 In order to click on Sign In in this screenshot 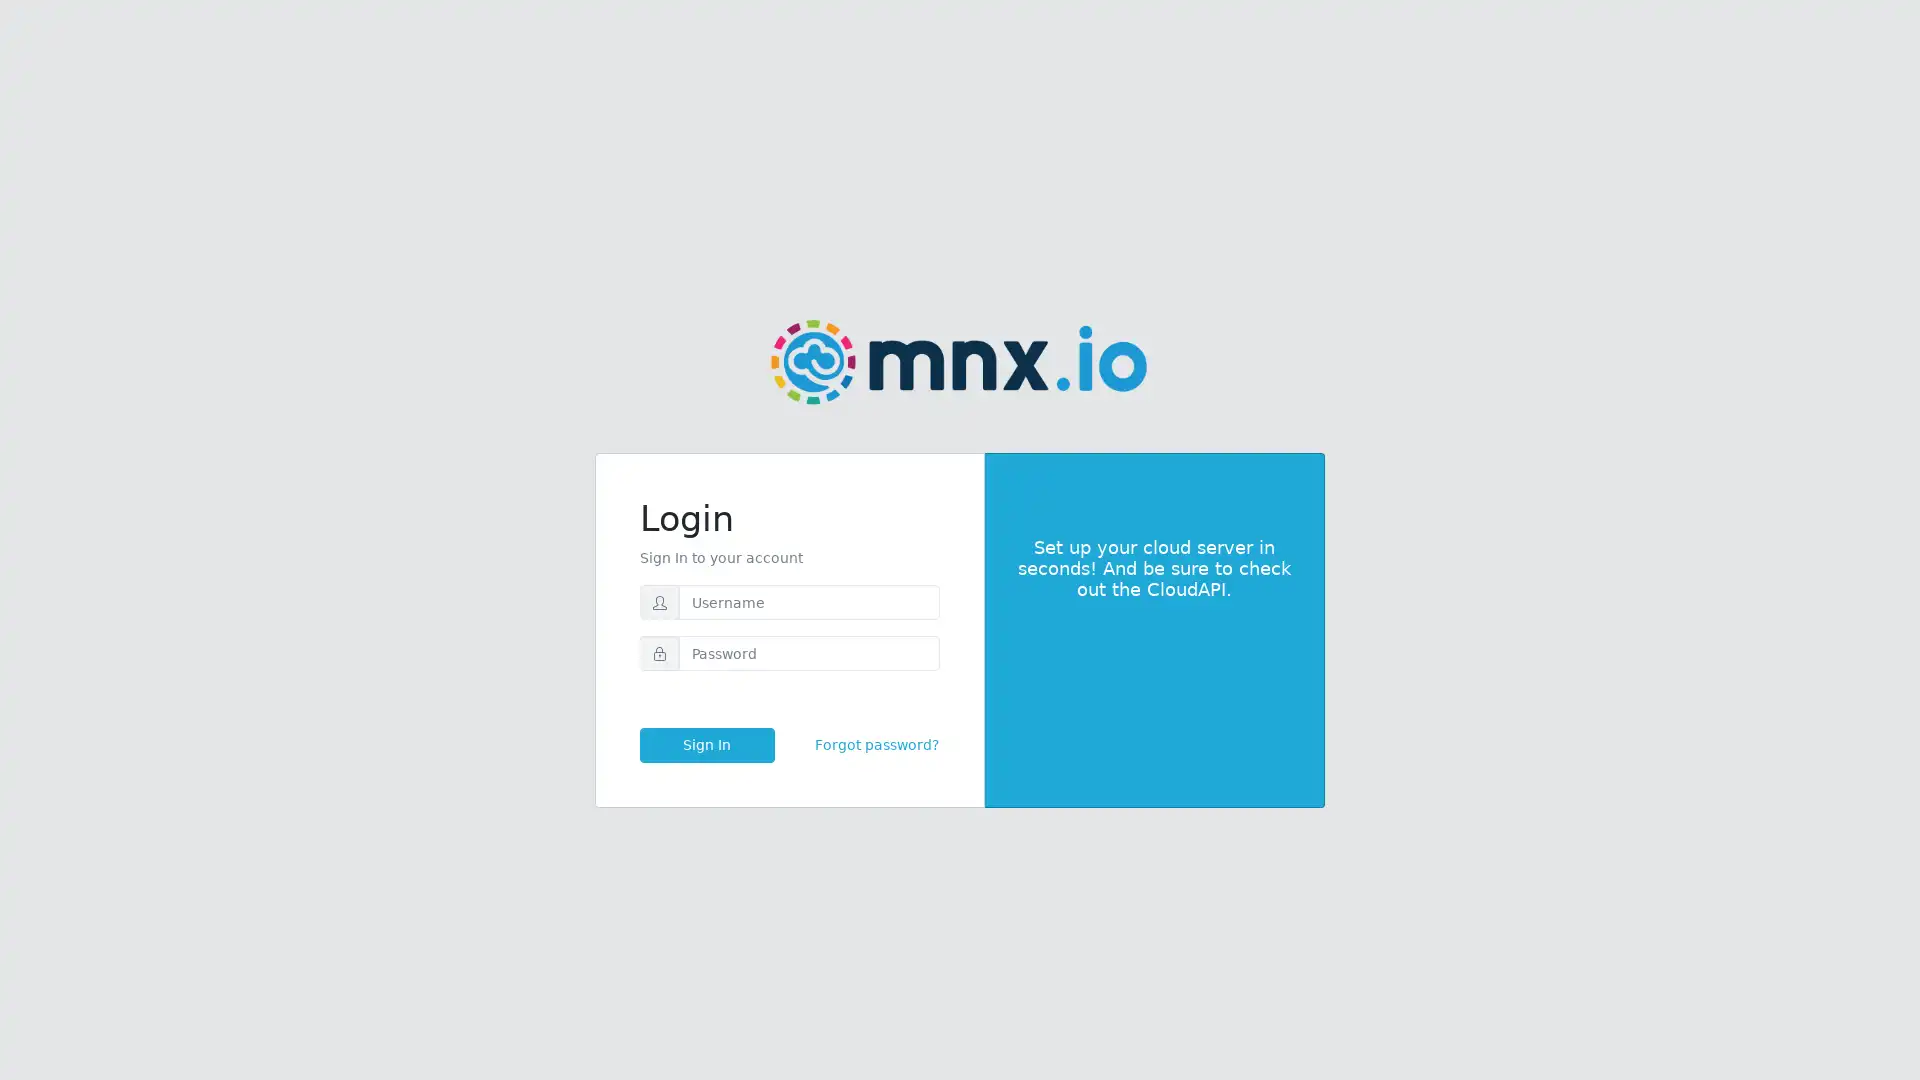, I will do `click(706, 745)`.